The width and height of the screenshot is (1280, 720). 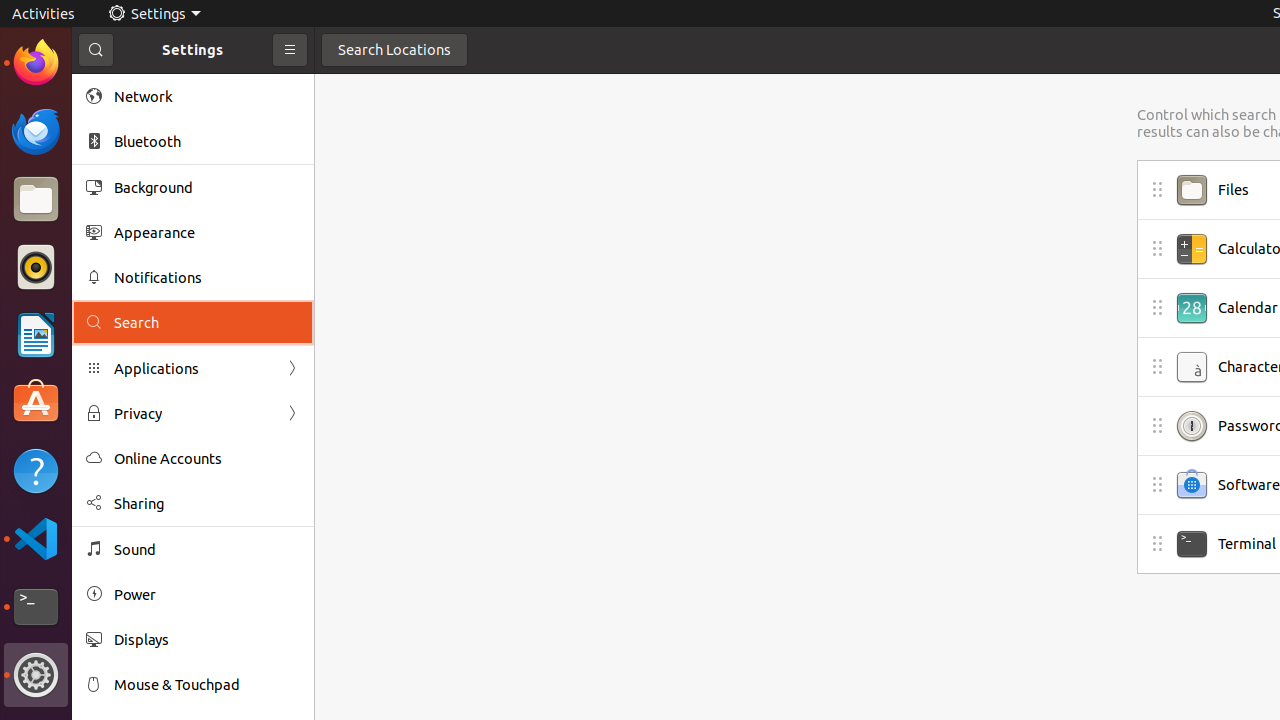 I want to click on 'Notifications', so click(x=206, y=277).